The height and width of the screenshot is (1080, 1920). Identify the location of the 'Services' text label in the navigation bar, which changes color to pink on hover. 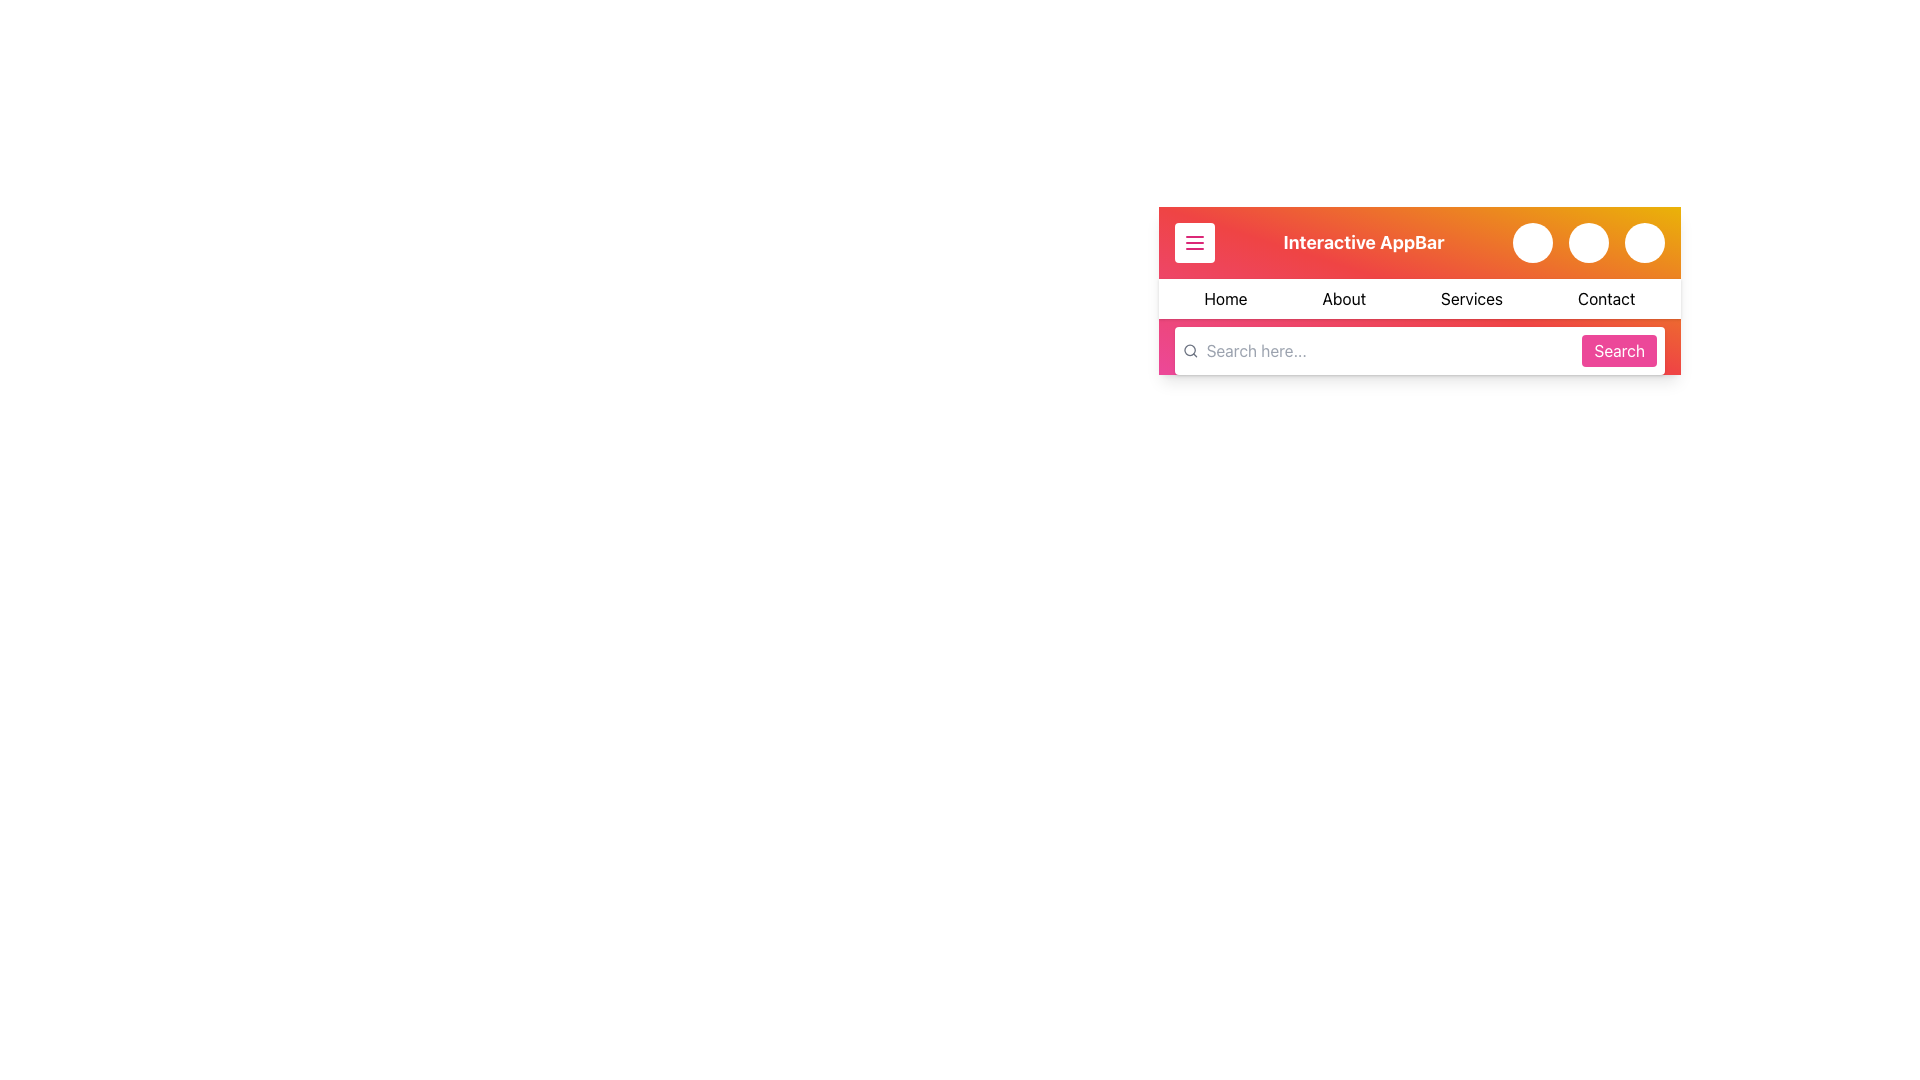
(1472, 299).